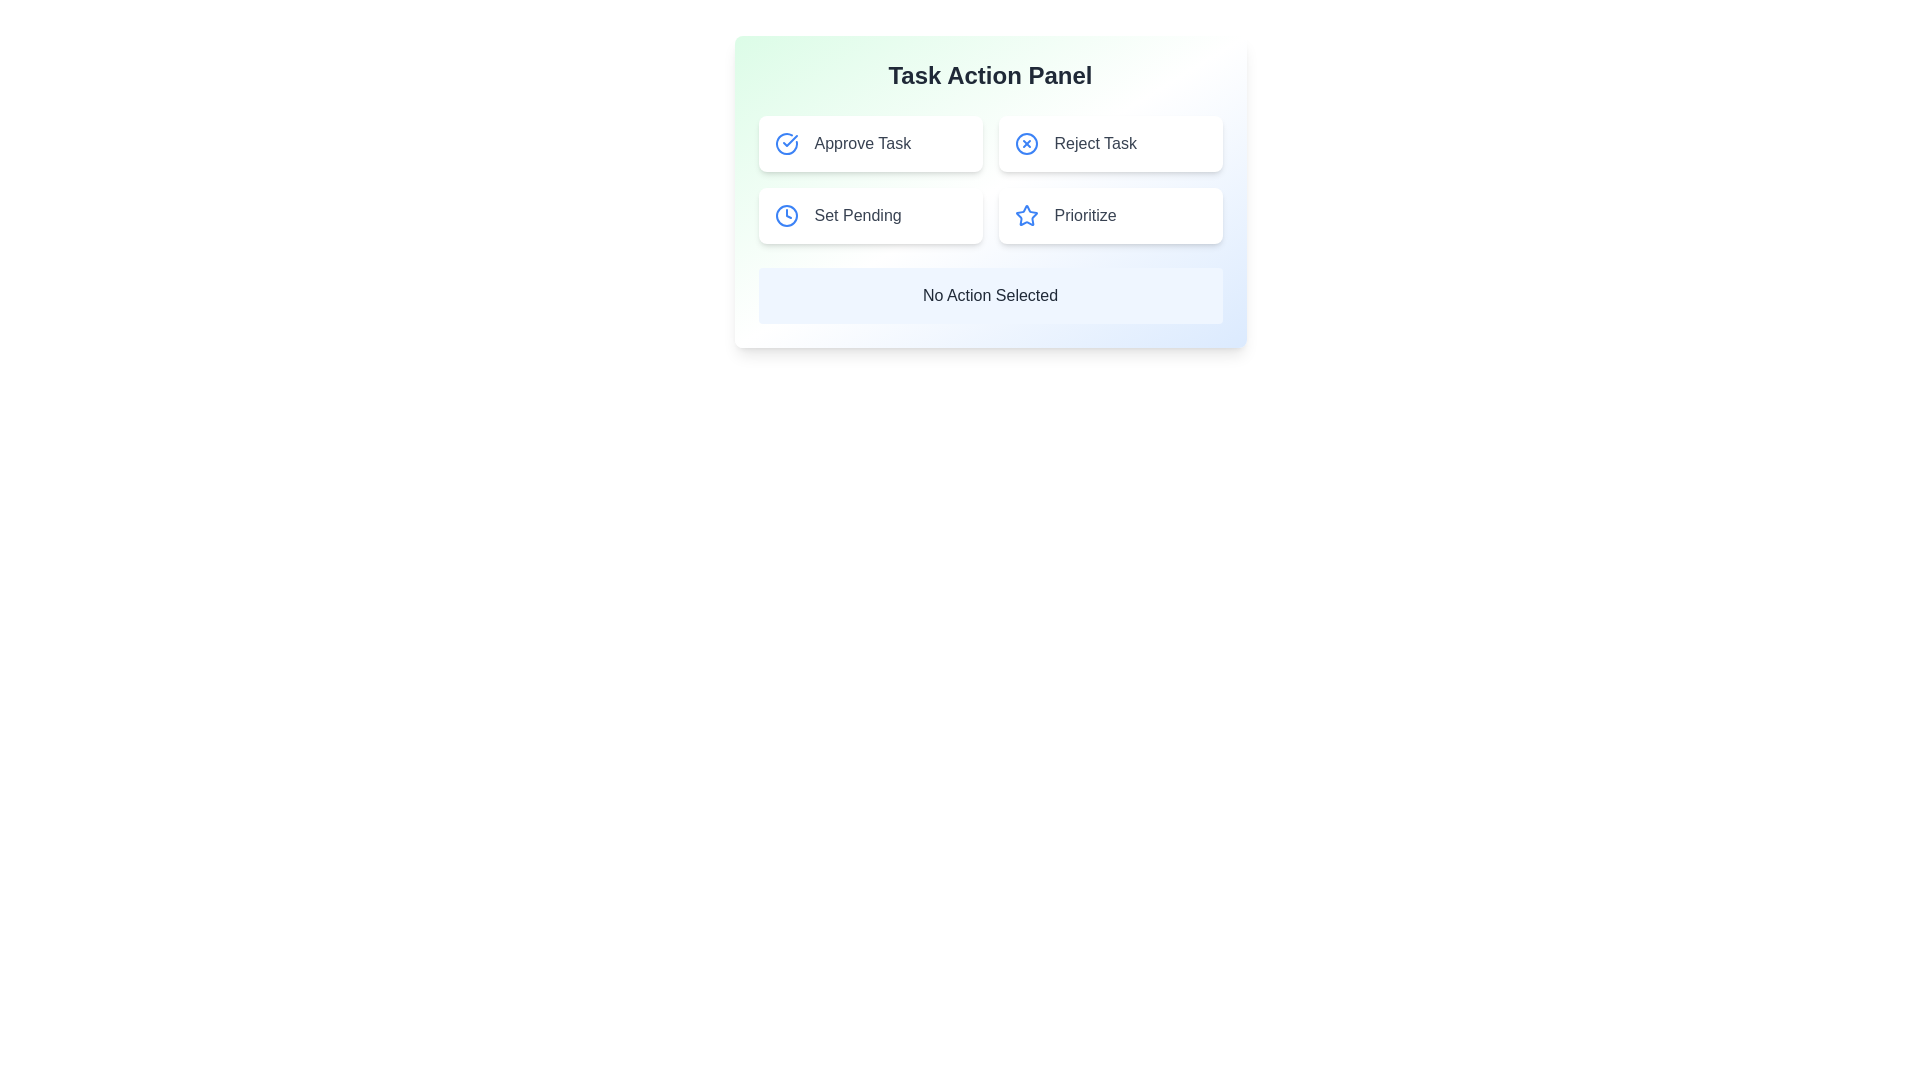  I want to click on the 'Prioritize' button containing the star-shaped icon to prioritize a task, so click(1026, 215).